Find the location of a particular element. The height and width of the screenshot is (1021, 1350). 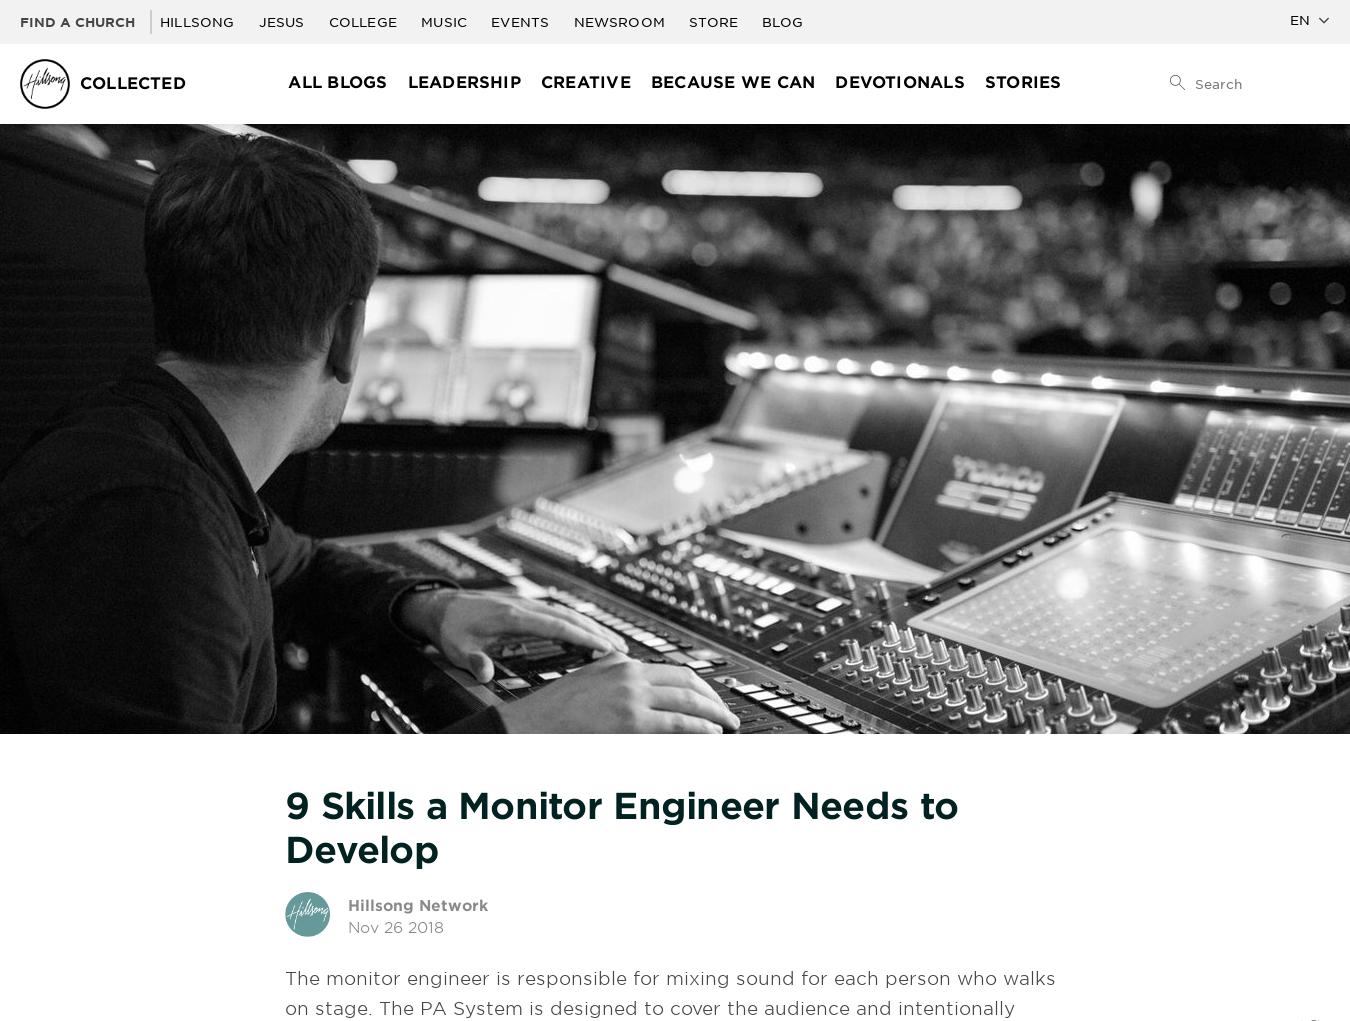

'Collected' is located at coordinates (132, 82).